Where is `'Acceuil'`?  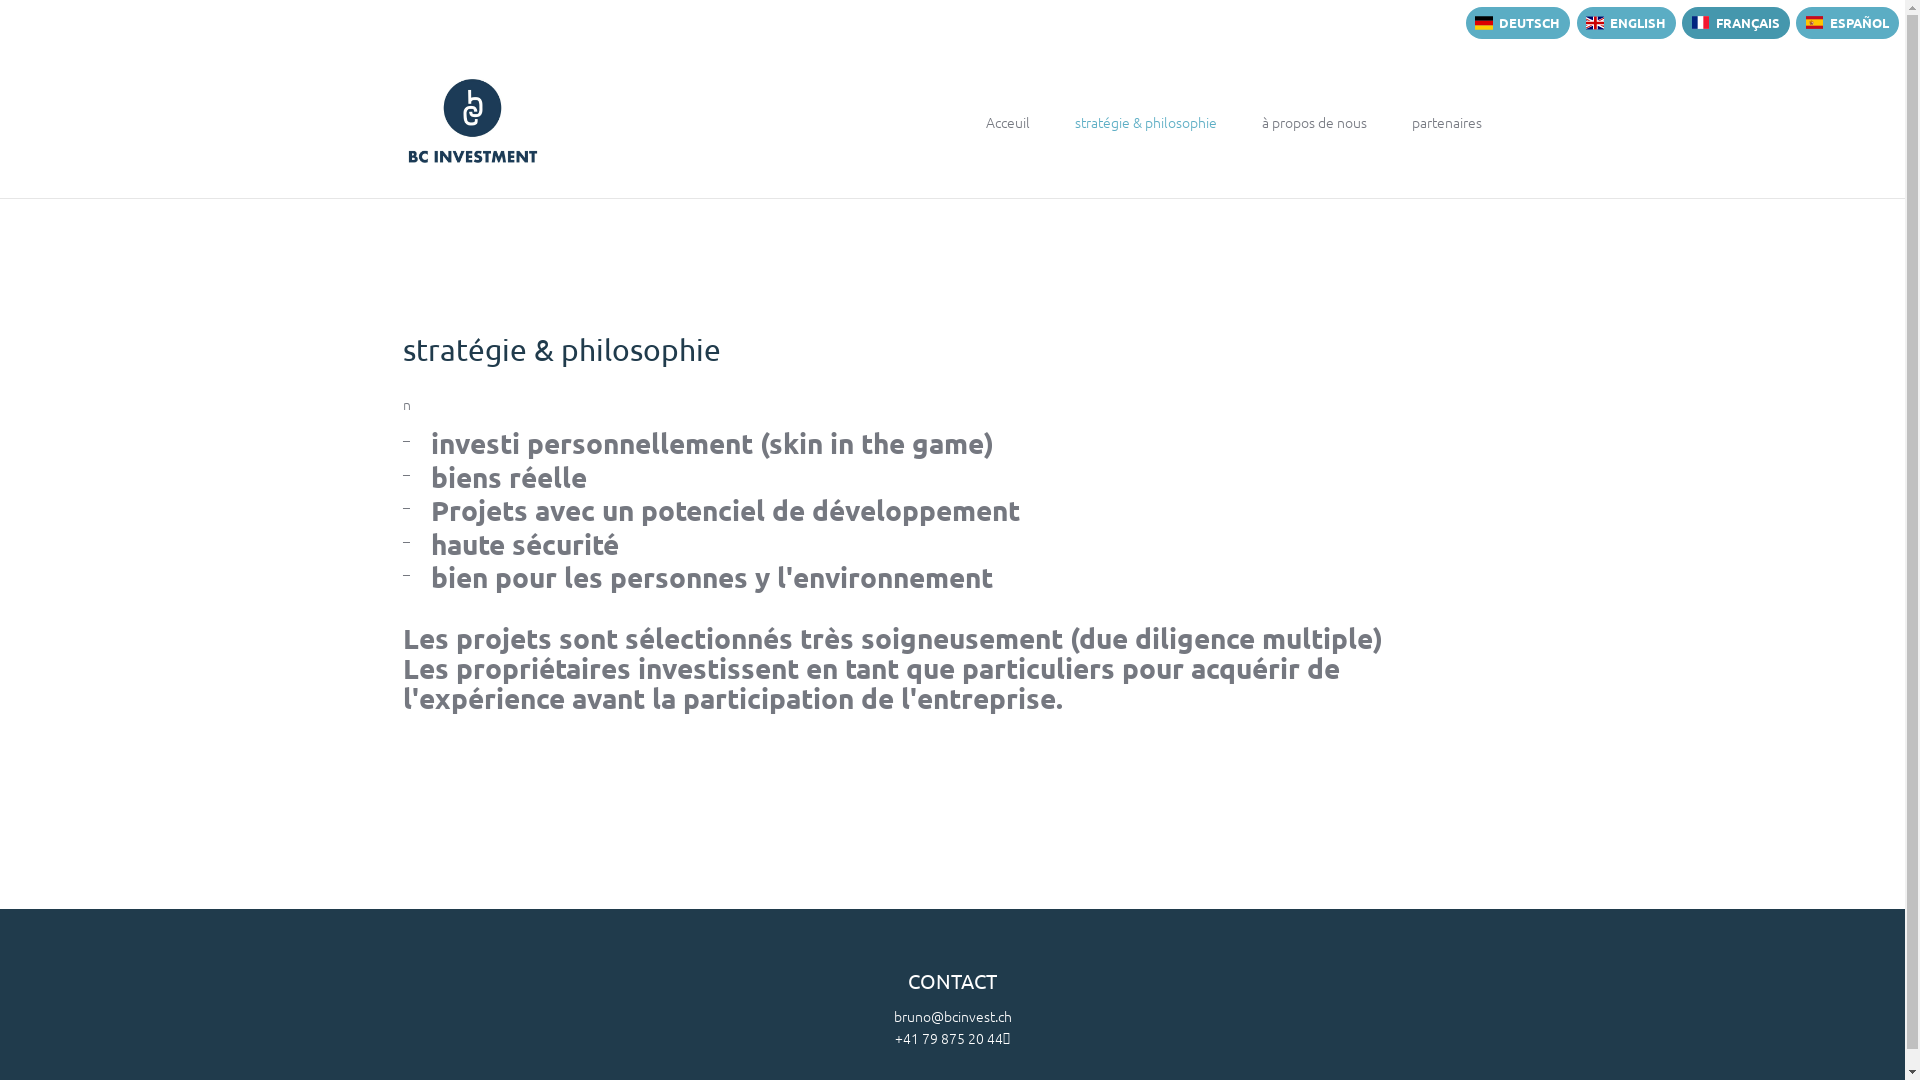 'Acceuil' is located at coordinates (1008, 122).